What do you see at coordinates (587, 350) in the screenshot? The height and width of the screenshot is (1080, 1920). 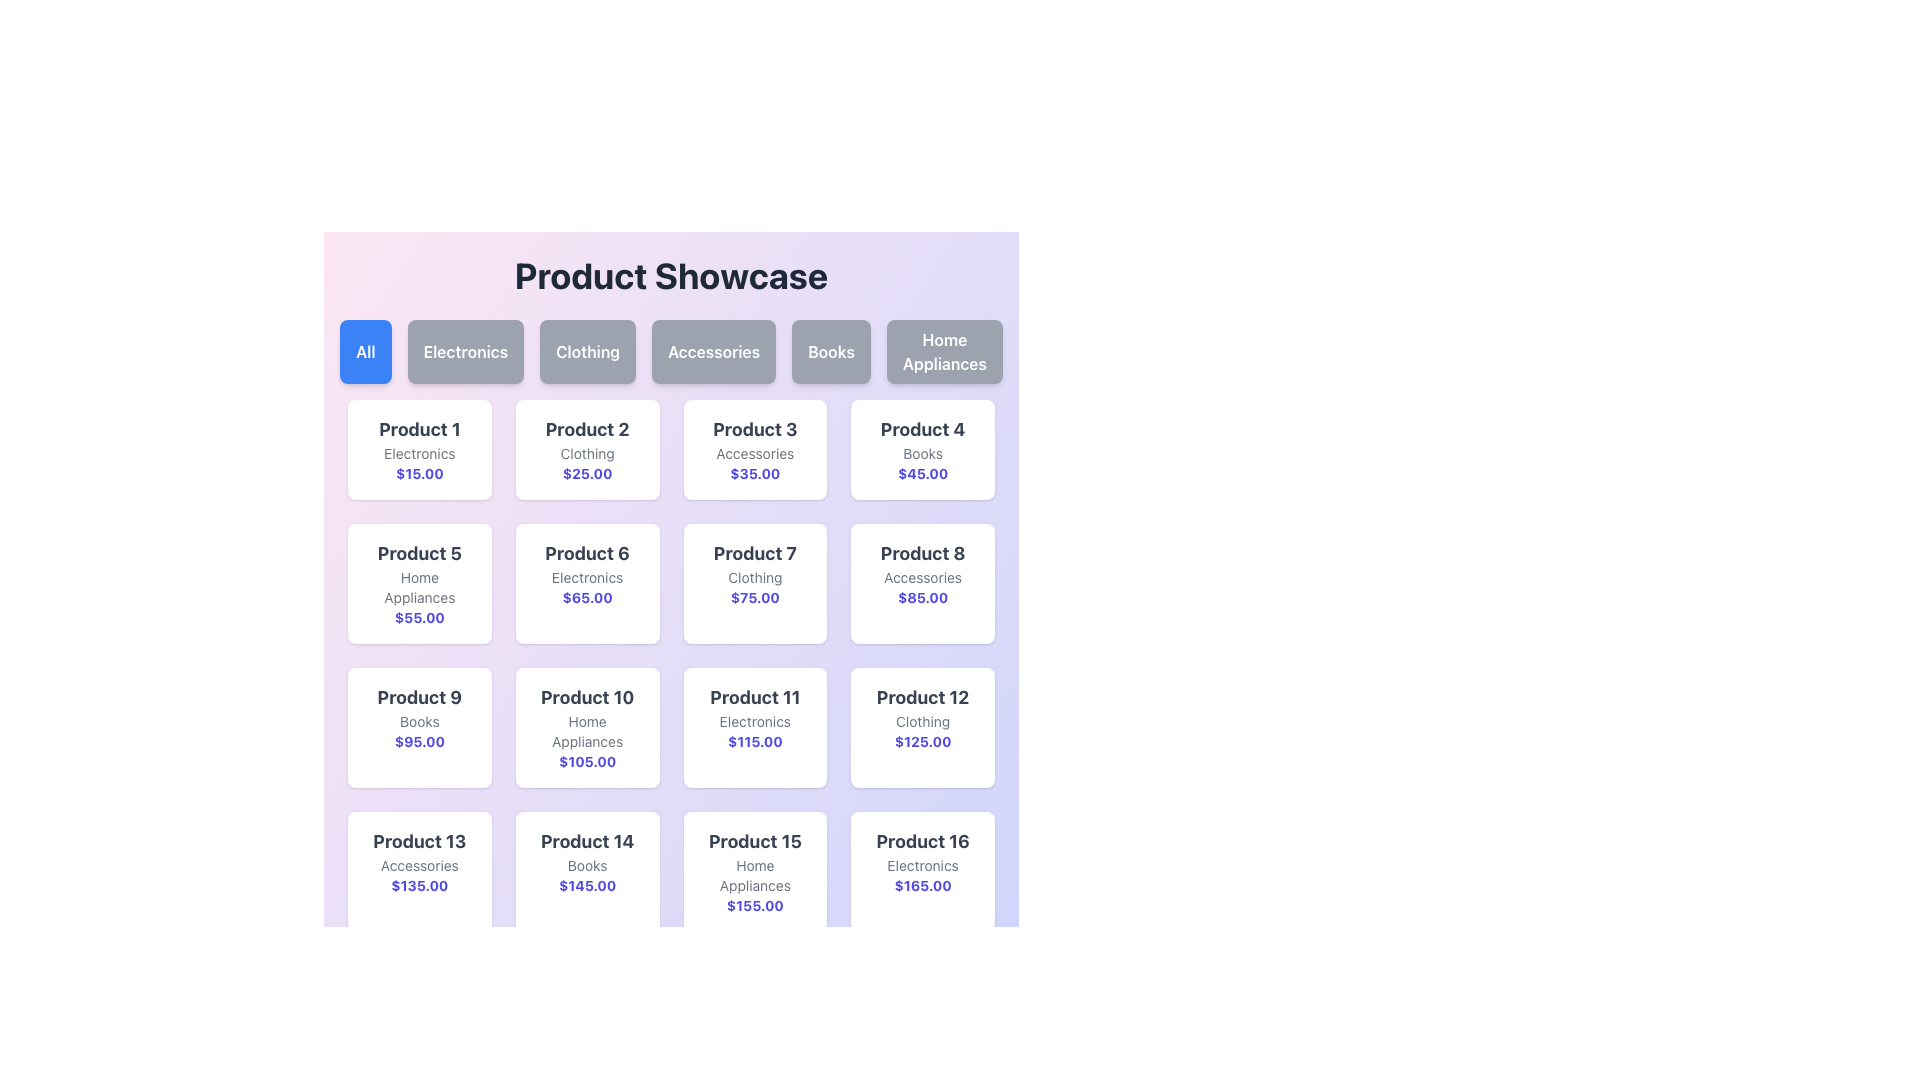 I see `the 'Clothing' button, which is a rounded rectangular button with white text on a gray background, to filter products by the 'Clothing' category` at bounding box center [587, 350].